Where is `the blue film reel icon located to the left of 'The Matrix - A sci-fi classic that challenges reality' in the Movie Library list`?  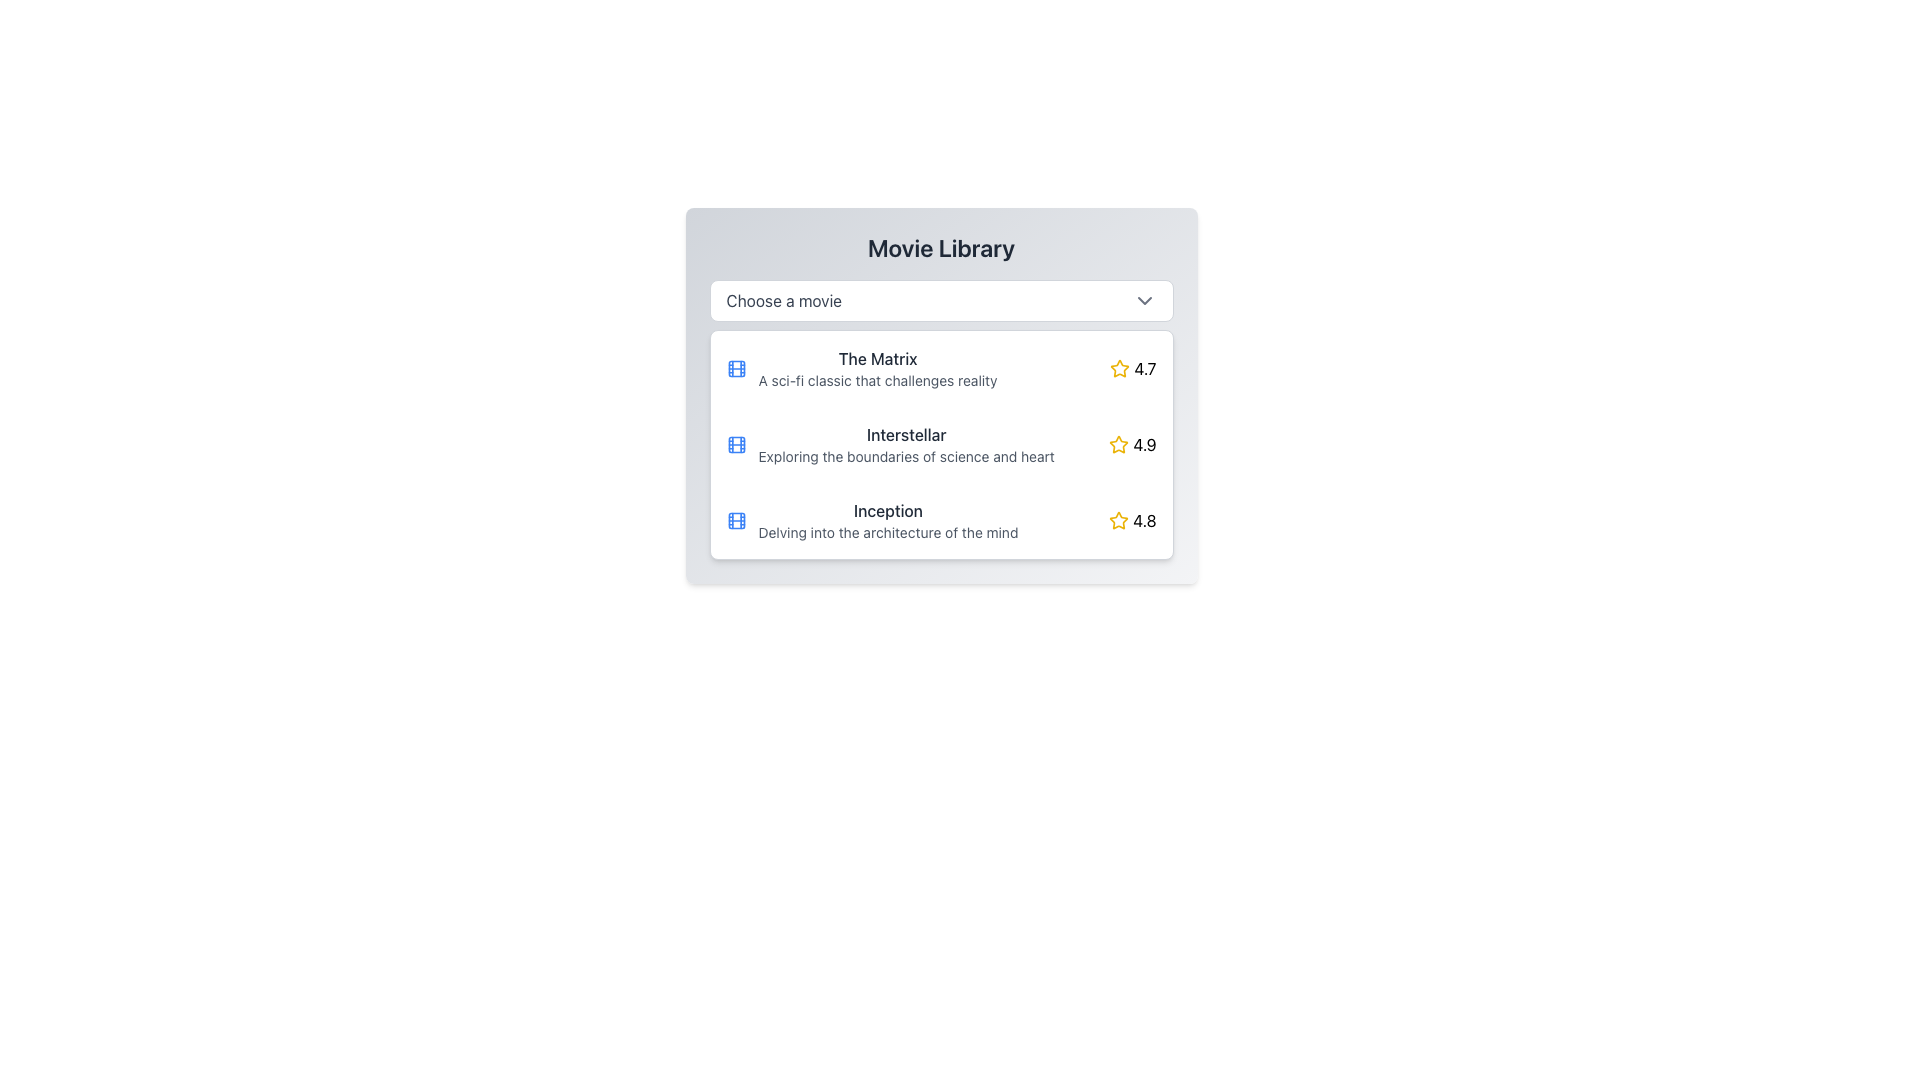 the blue film reel icon located to the left of 'The Matrix - A sci-fi classic that challenges reality' in the Movie Library list is located at coordinates (735, 369).